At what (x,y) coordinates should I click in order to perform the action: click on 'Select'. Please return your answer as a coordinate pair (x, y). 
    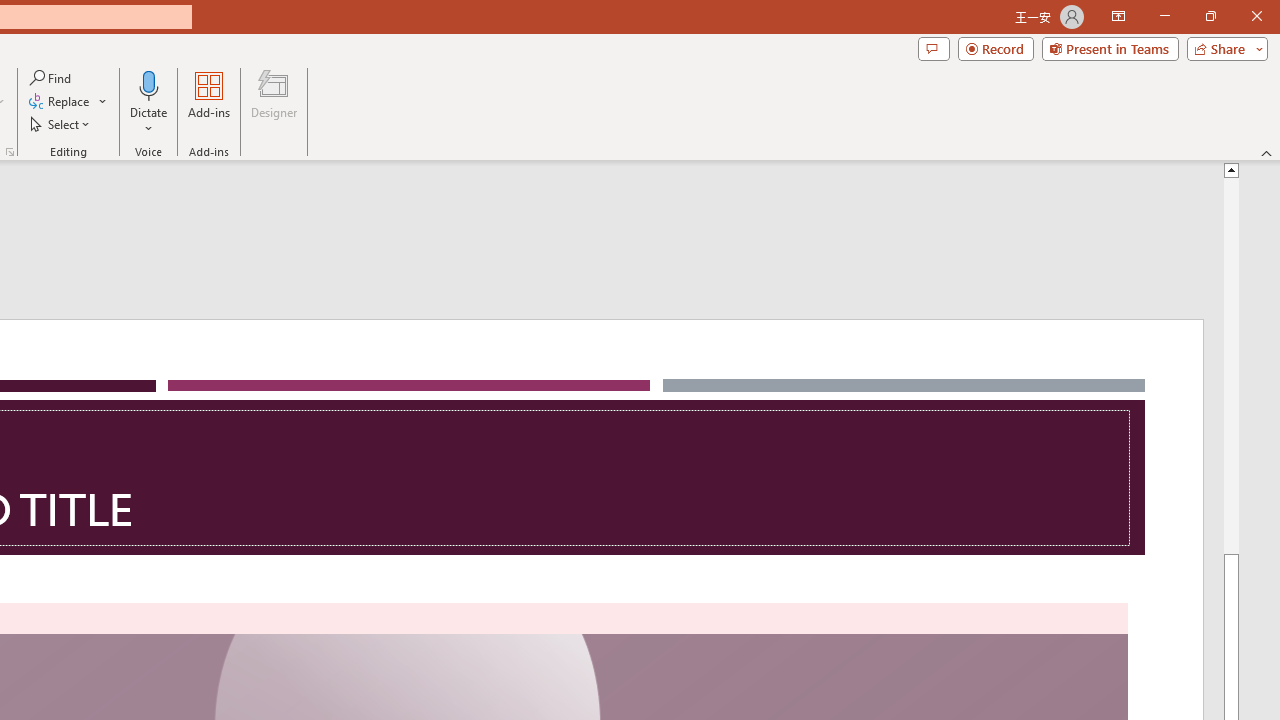
    Looking at the image, I should click on (61, 124).